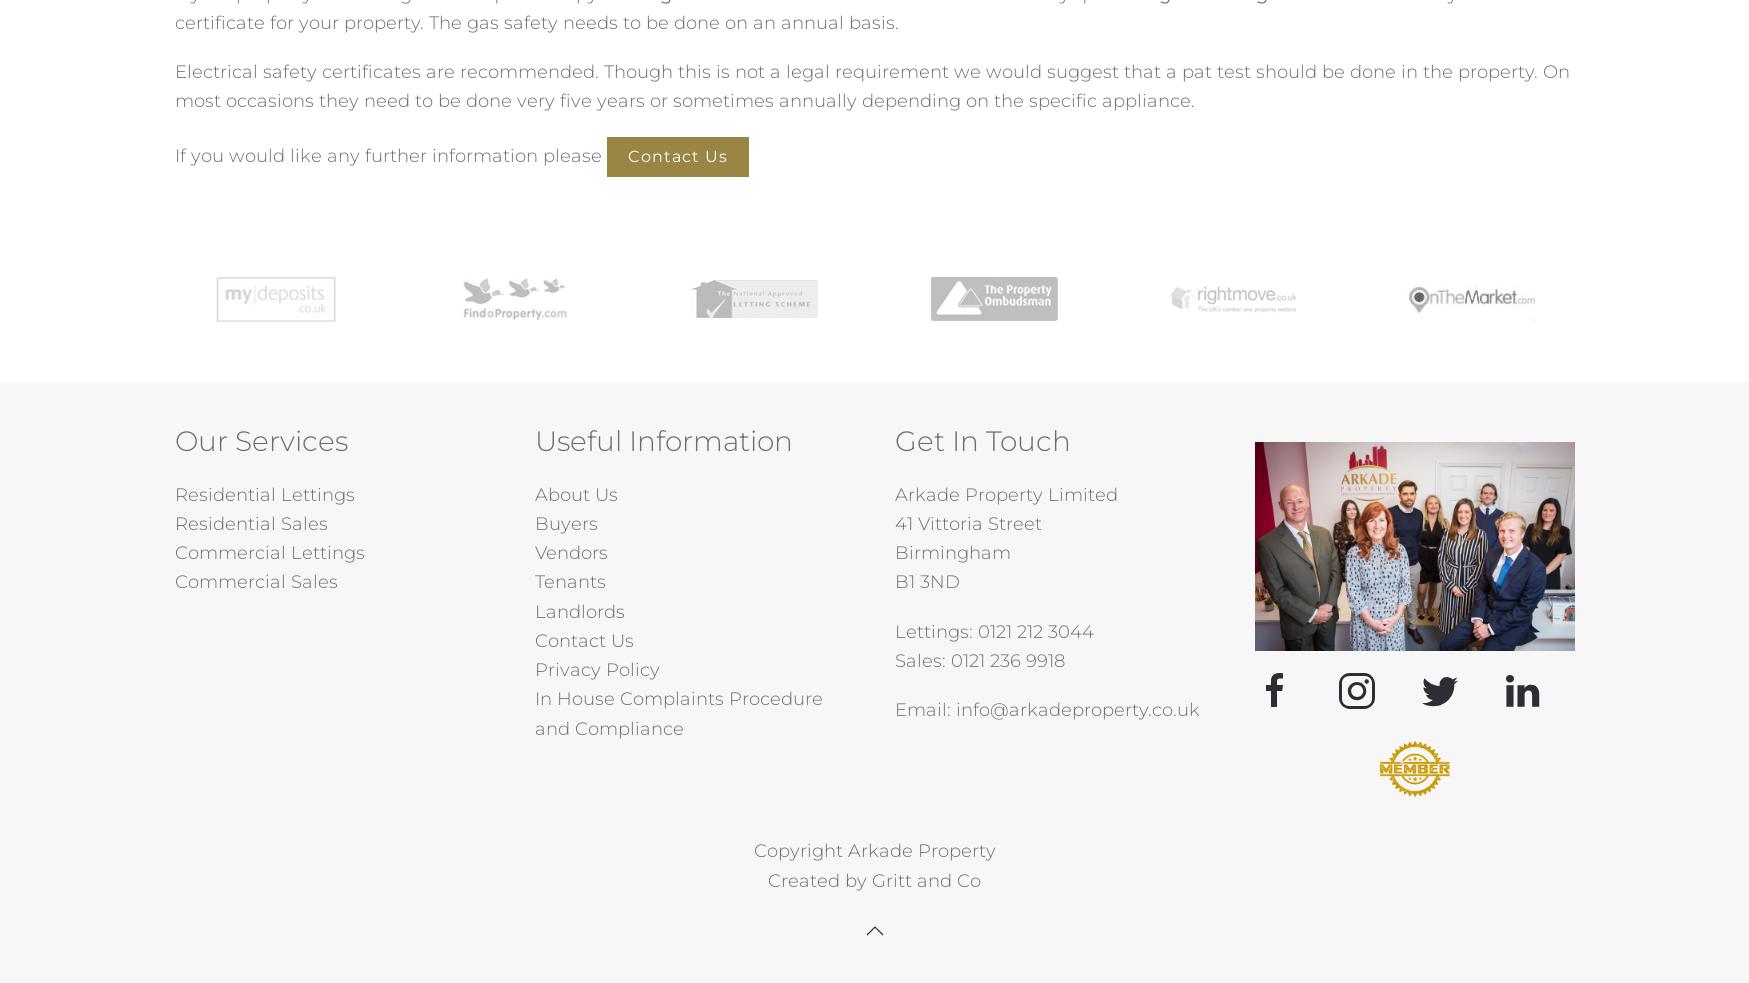 Image resolution: width=1749 pixels, height=983 pixels. I want to click on 'Copyright Arkade Property', so click(872, 850).